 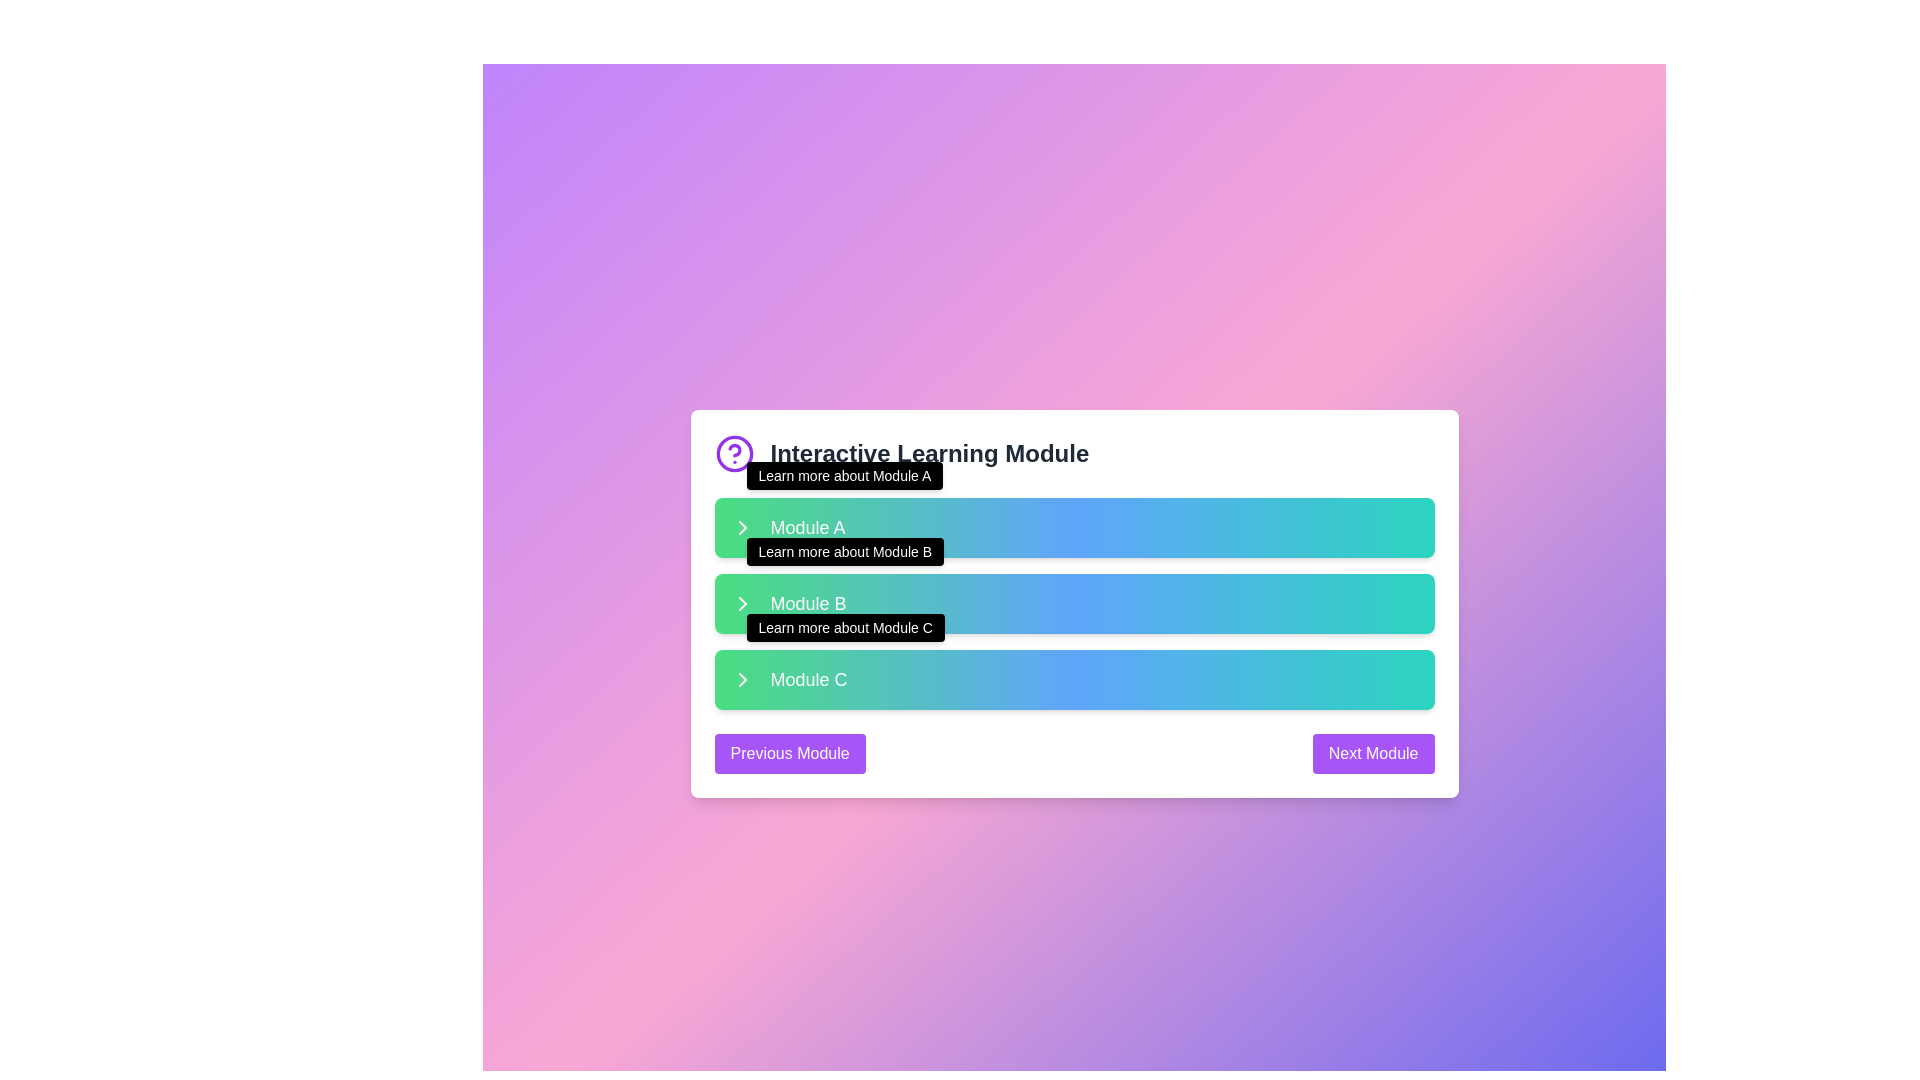 What do you see at coordinates (845, 627) in the screenshot?
I see `the tooltip displaying 'Learn more about Module C', which is positioned above the Module C panel` at bounding box center [845, 627].